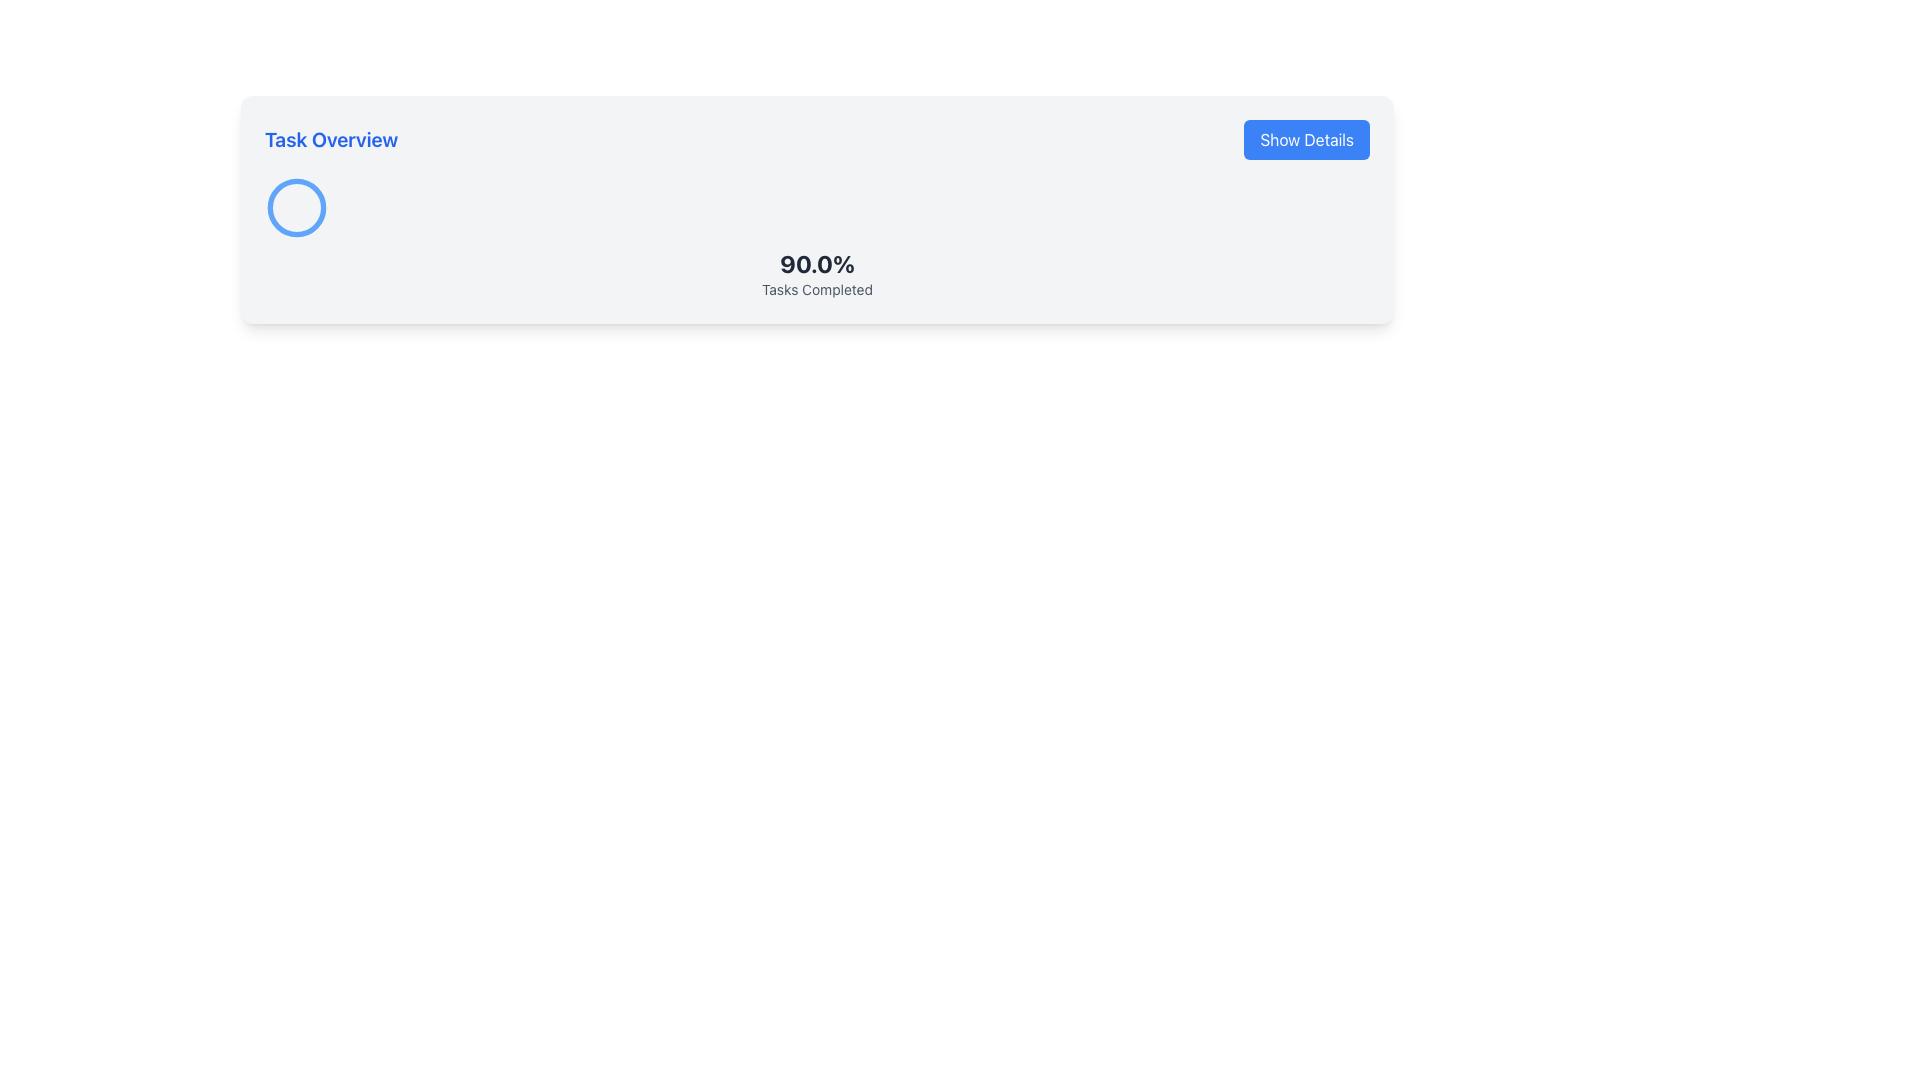 The image size is (1920, 1080). I want to click on the 'Show Details' button, which is a rectangular button with rounded corners and changes color on hover, located in the top-right corner of the 'Task Overview' bar, so click(1307, 138).